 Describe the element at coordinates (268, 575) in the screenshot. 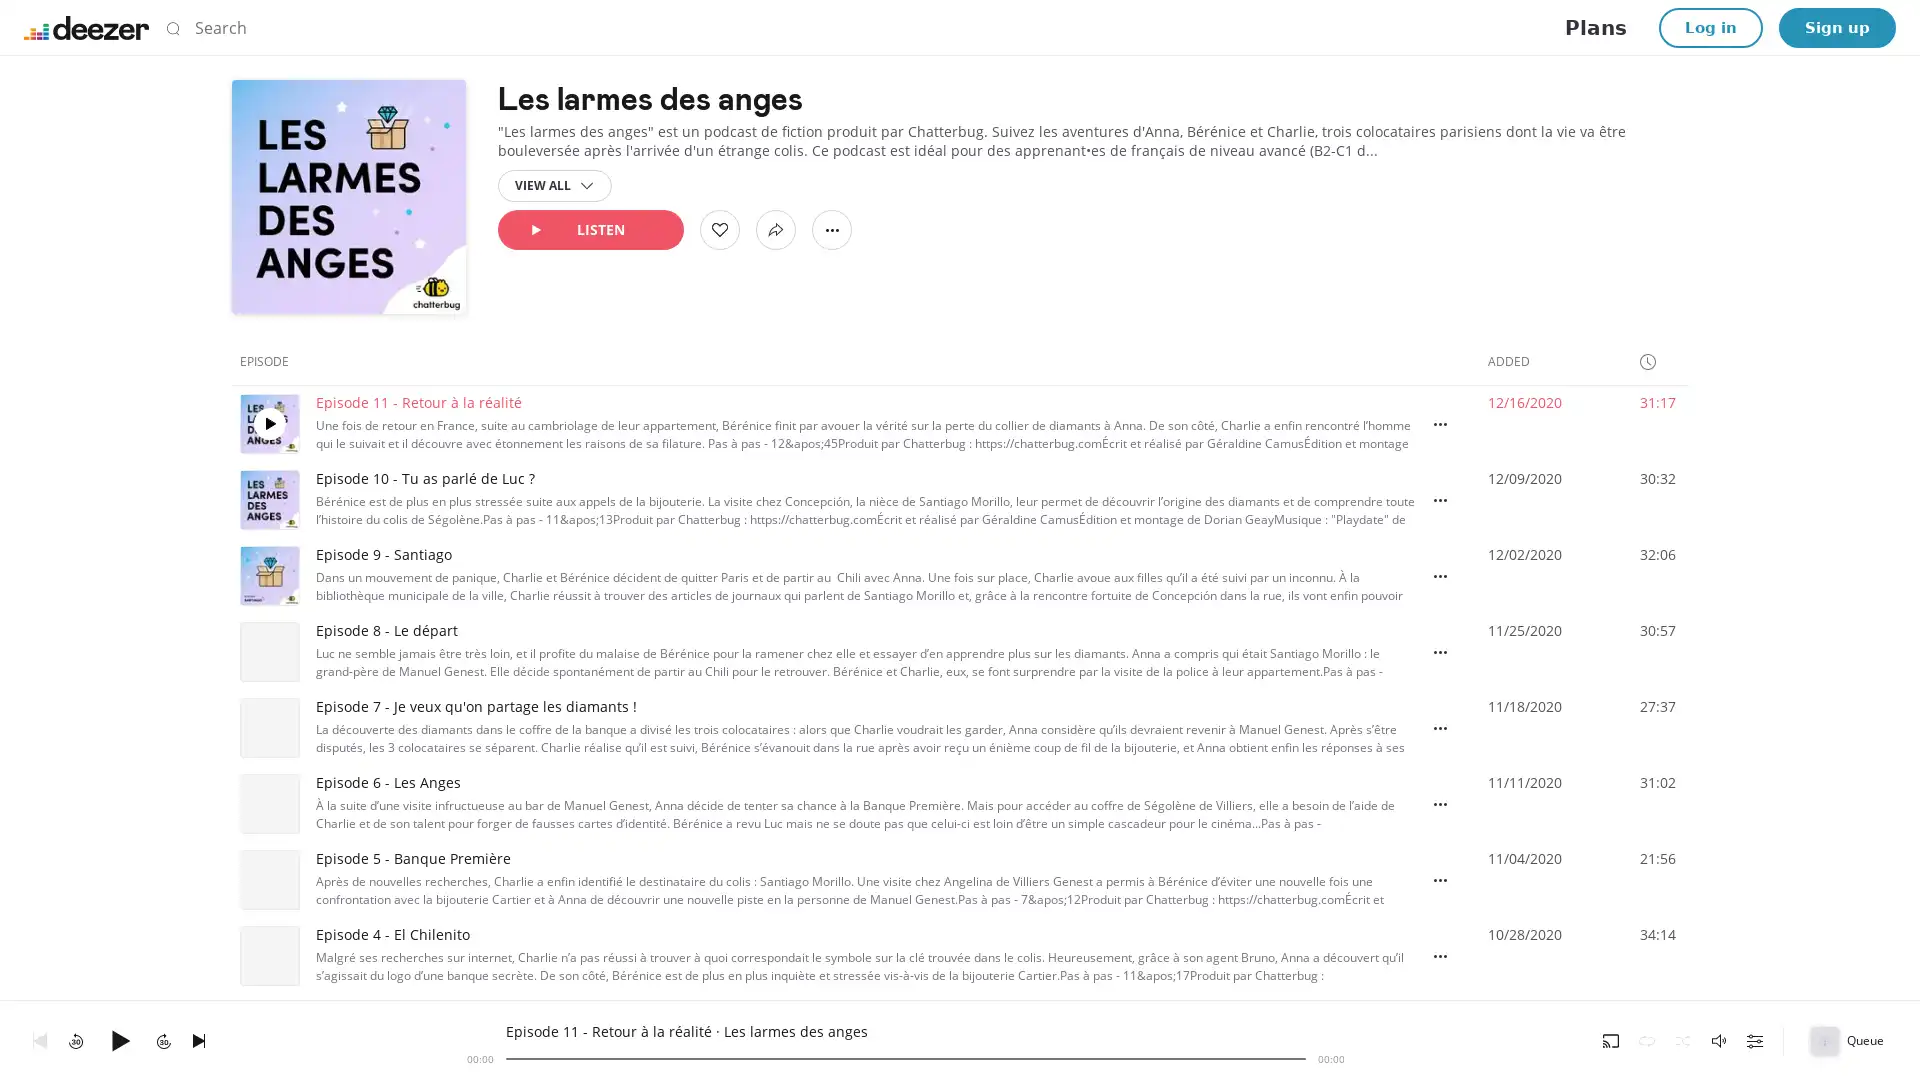

I see `Play Episode 9 - Santiago by Les larmes des anges` at that location.